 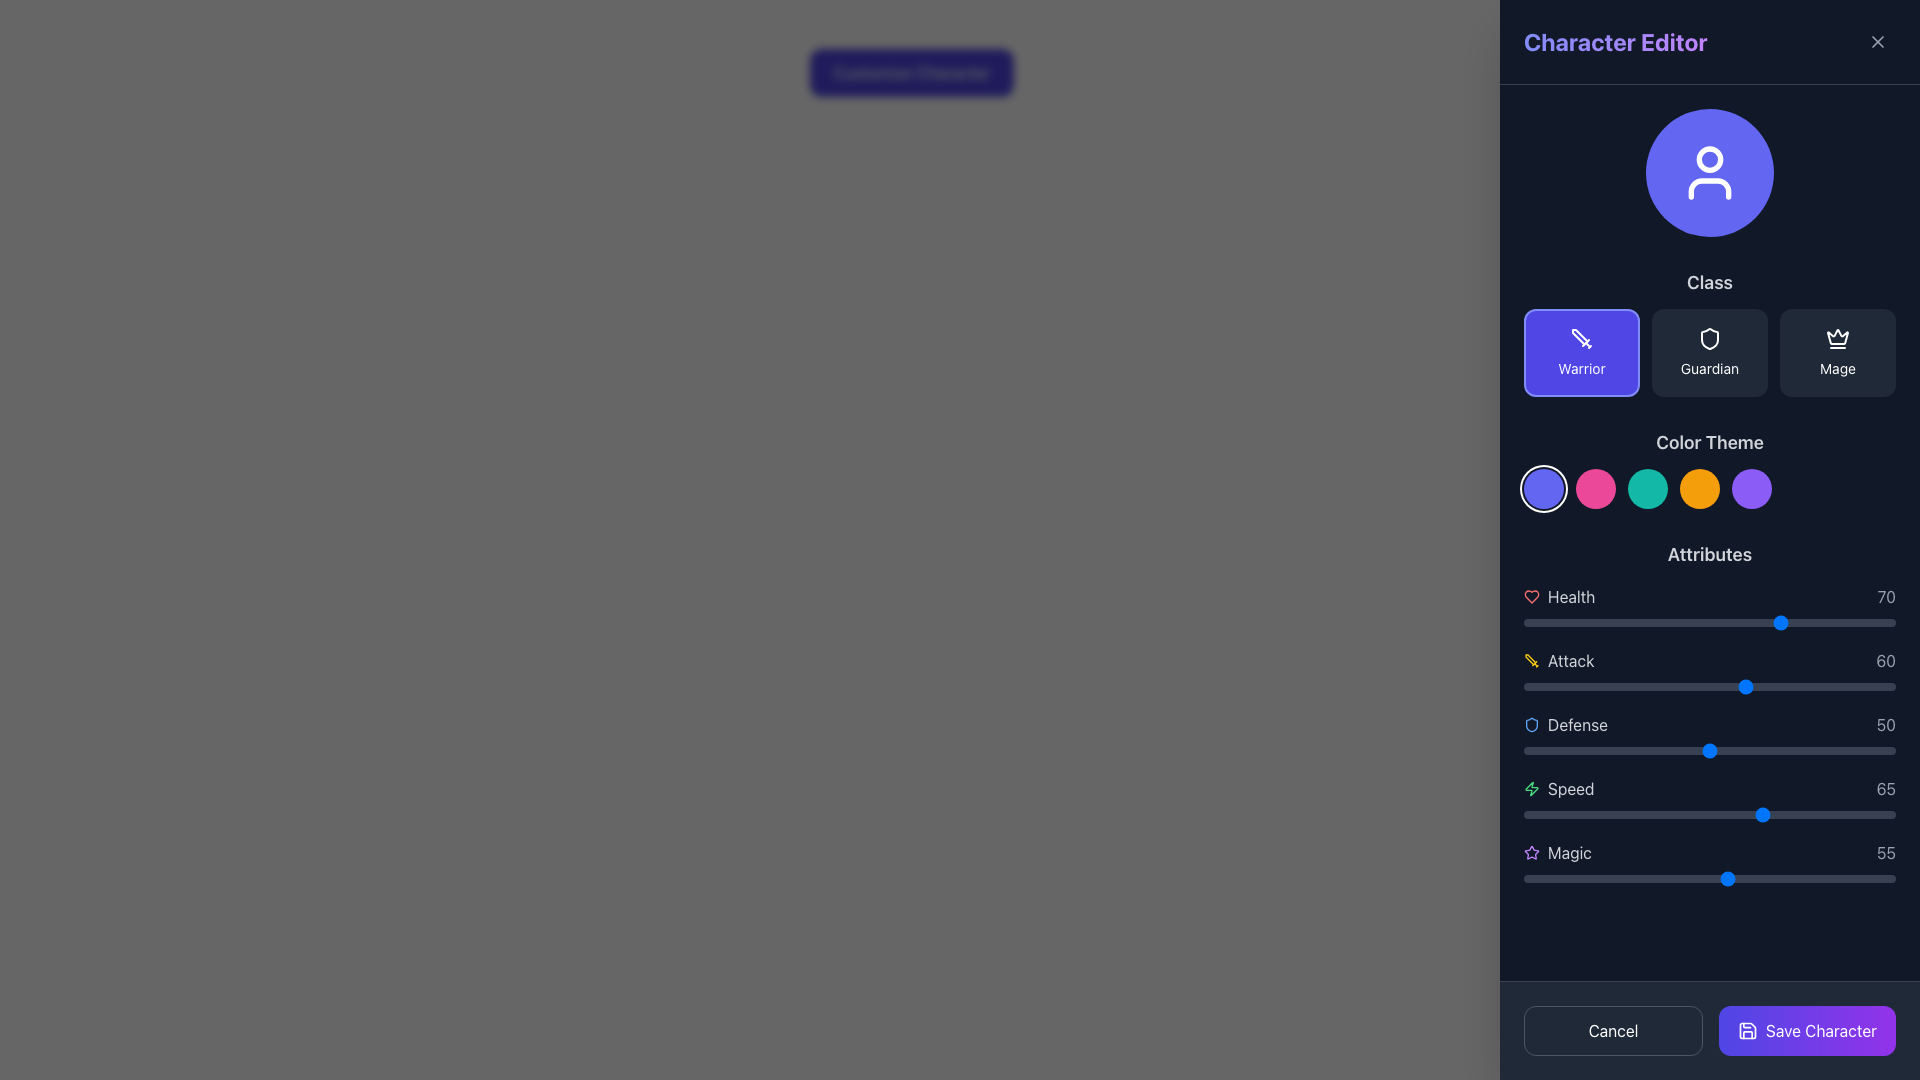 I want to click on the 'Attack' attribute slider, so click(x=1769, y=685).